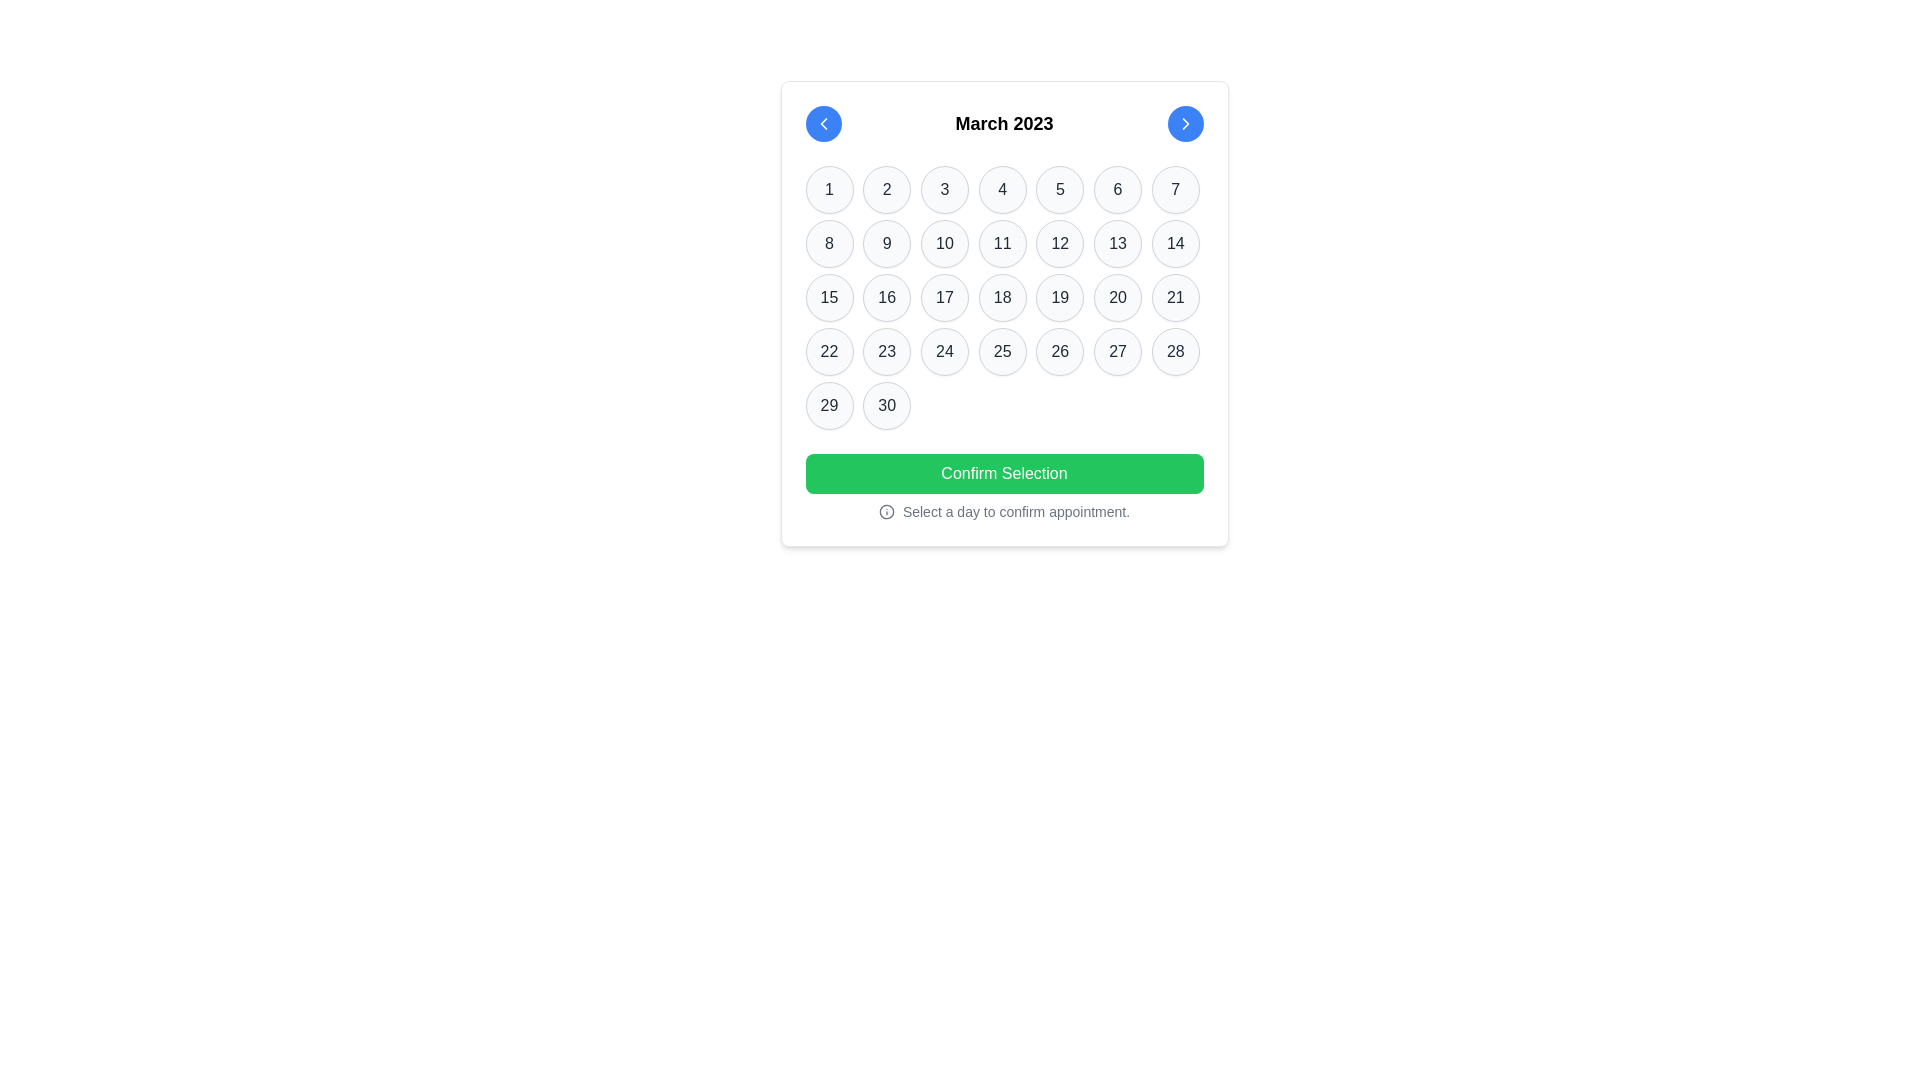  What do you see at coordinates (1185, 123) in the screenshot?
I see `the right-pointing chevron icon in the circular blue button located on the right side of the calendar header` at bounding box center [1185, 123].